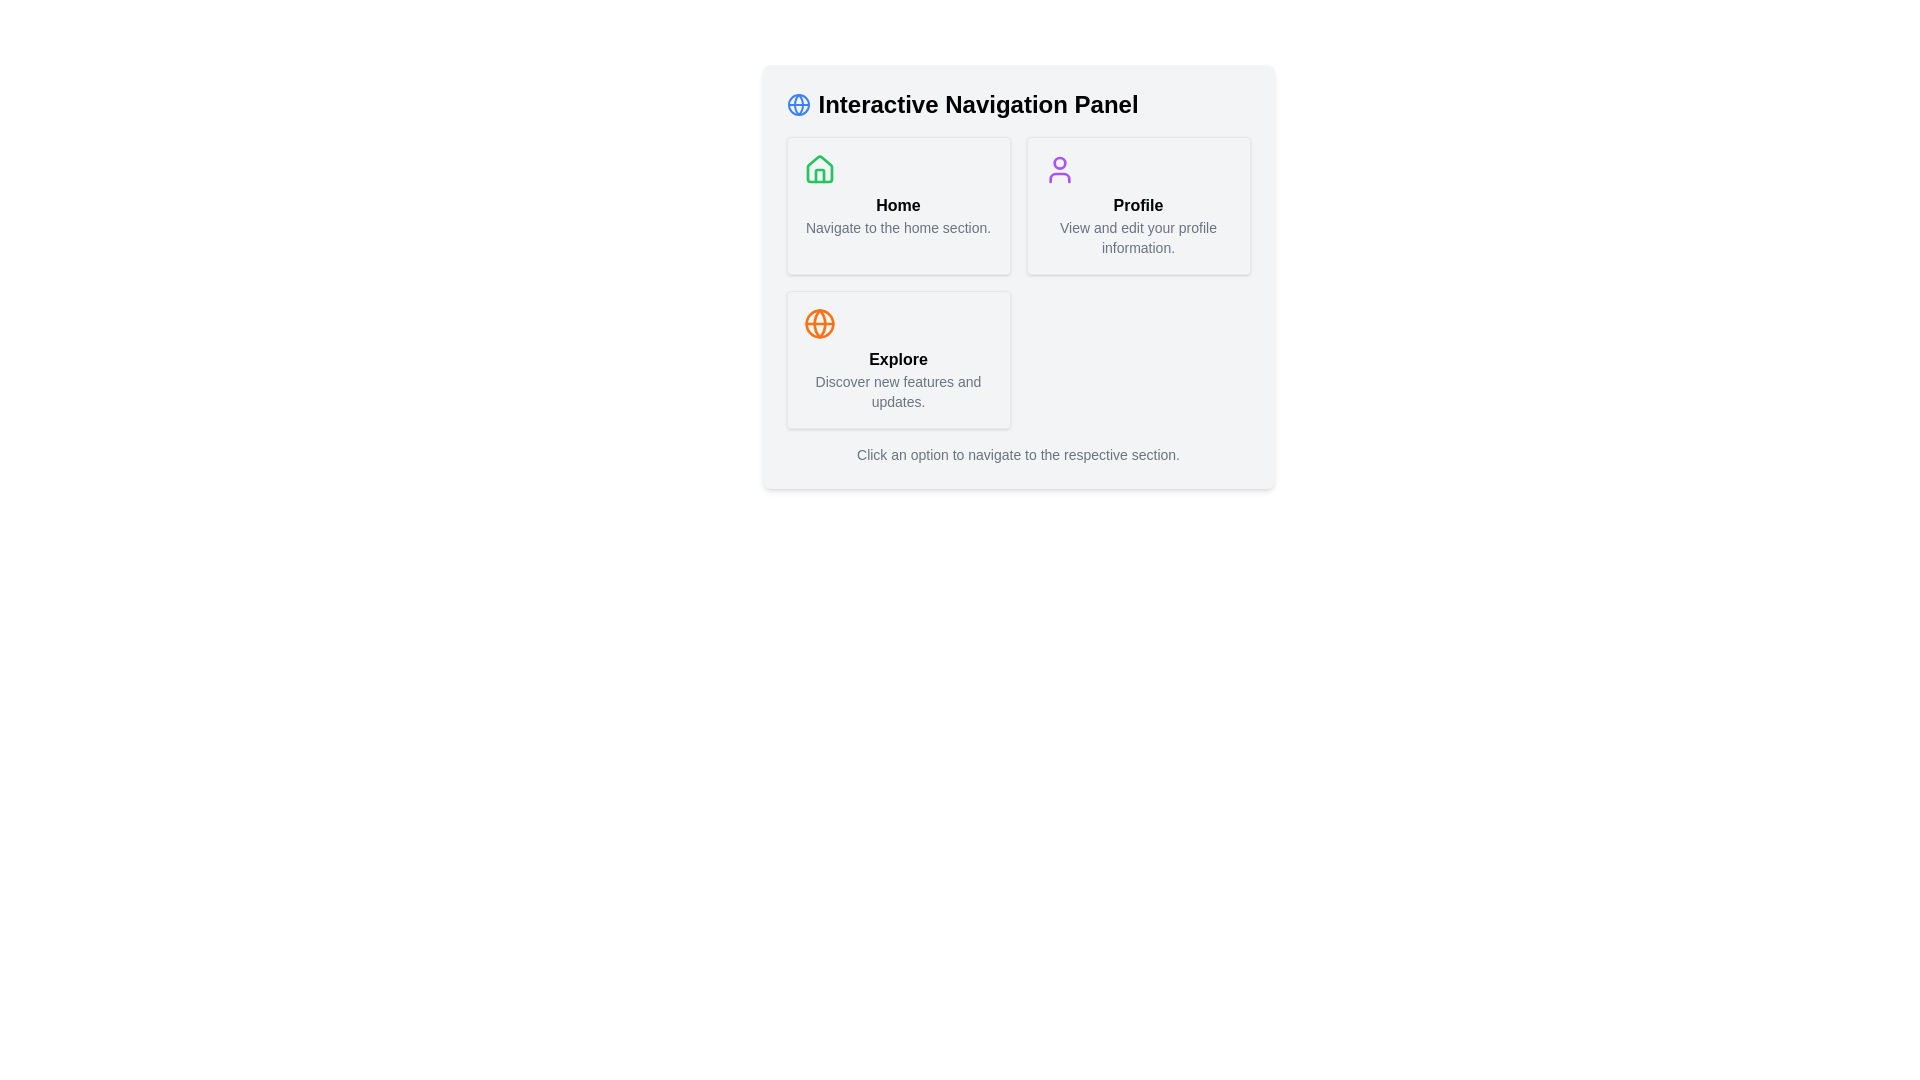 This screenshot has width=1920, height=1080. Describe the element at coordinates (819, 168) in the screenshot. I see `the green house-shaped icon located at the top center of the 'Home' button in the navigation panel as a visual indicator` at that location.